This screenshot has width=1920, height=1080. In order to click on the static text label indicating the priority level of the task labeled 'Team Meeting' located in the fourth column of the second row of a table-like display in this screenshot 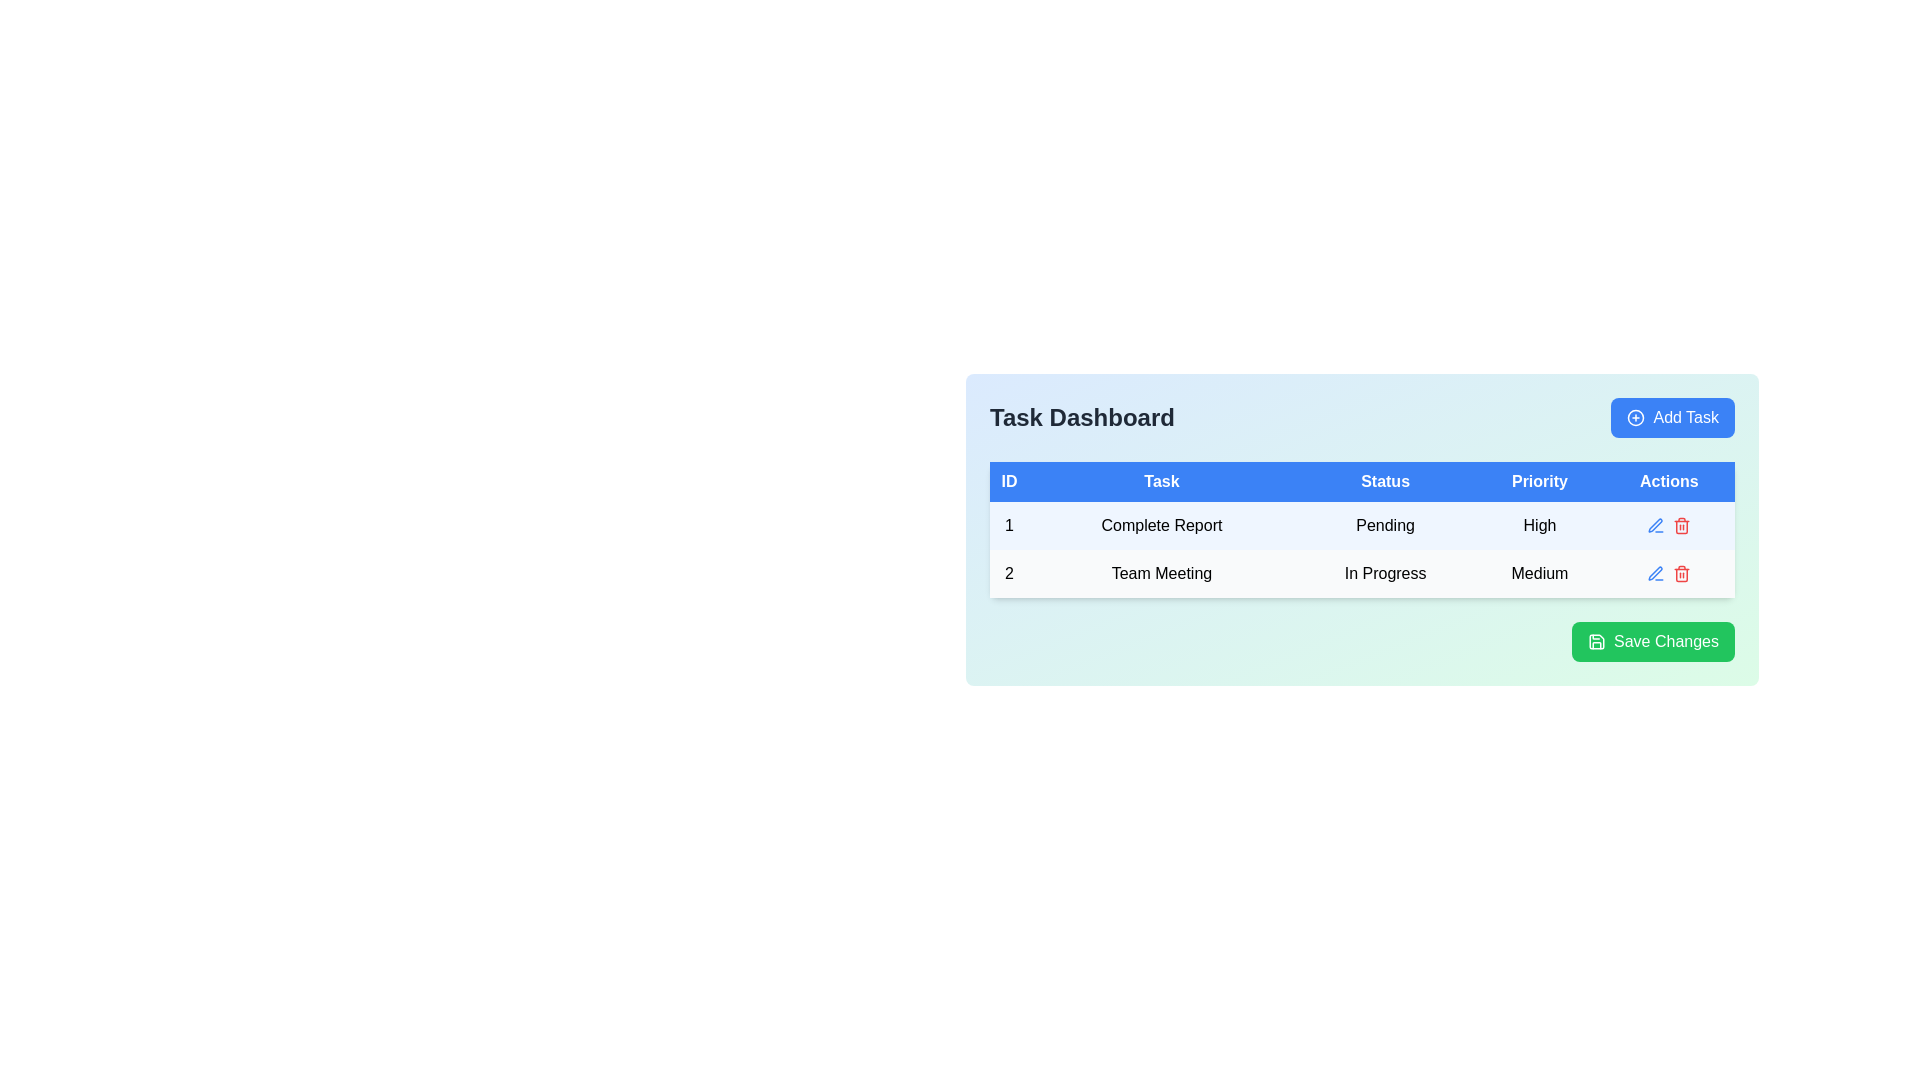, I will do `click(1539, 574)`.